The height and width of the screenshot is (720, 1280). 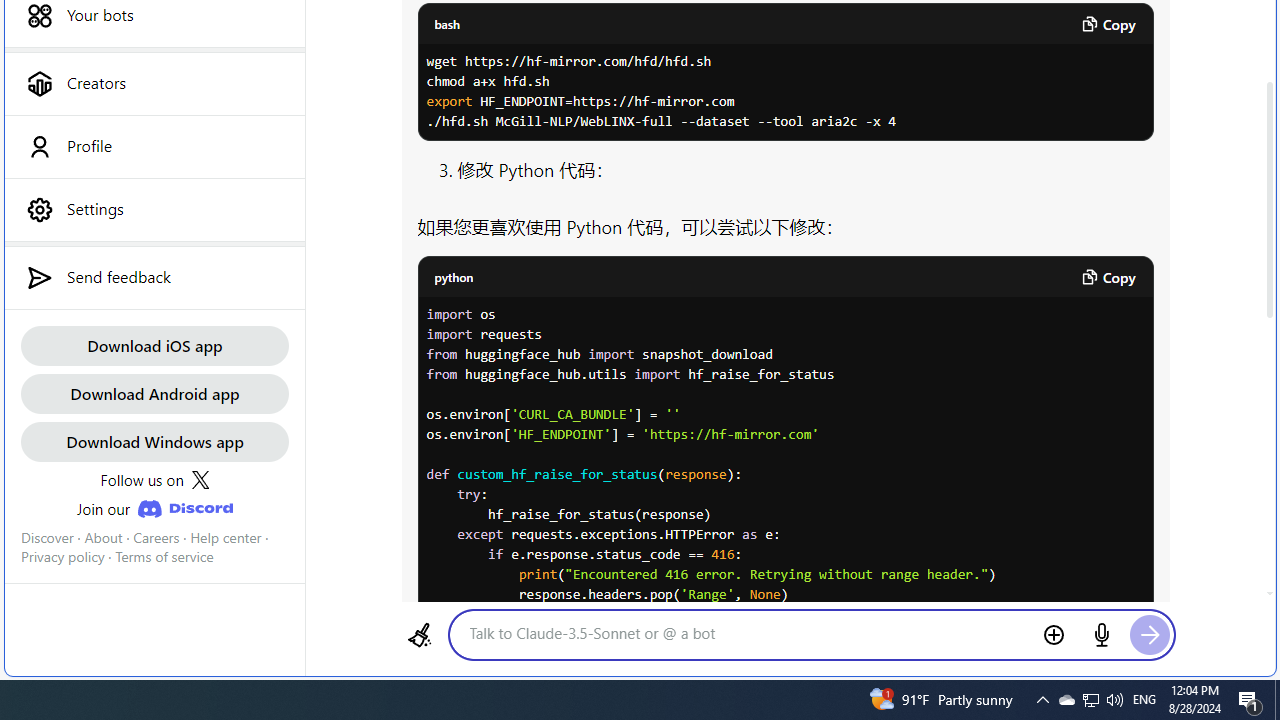 What do you see at coordinates (200, 480) in the screenshot?
I see `'Class: FollowTwitterLink_twitterIconBlack__SS_7V'` at bounding box center [200, 480].